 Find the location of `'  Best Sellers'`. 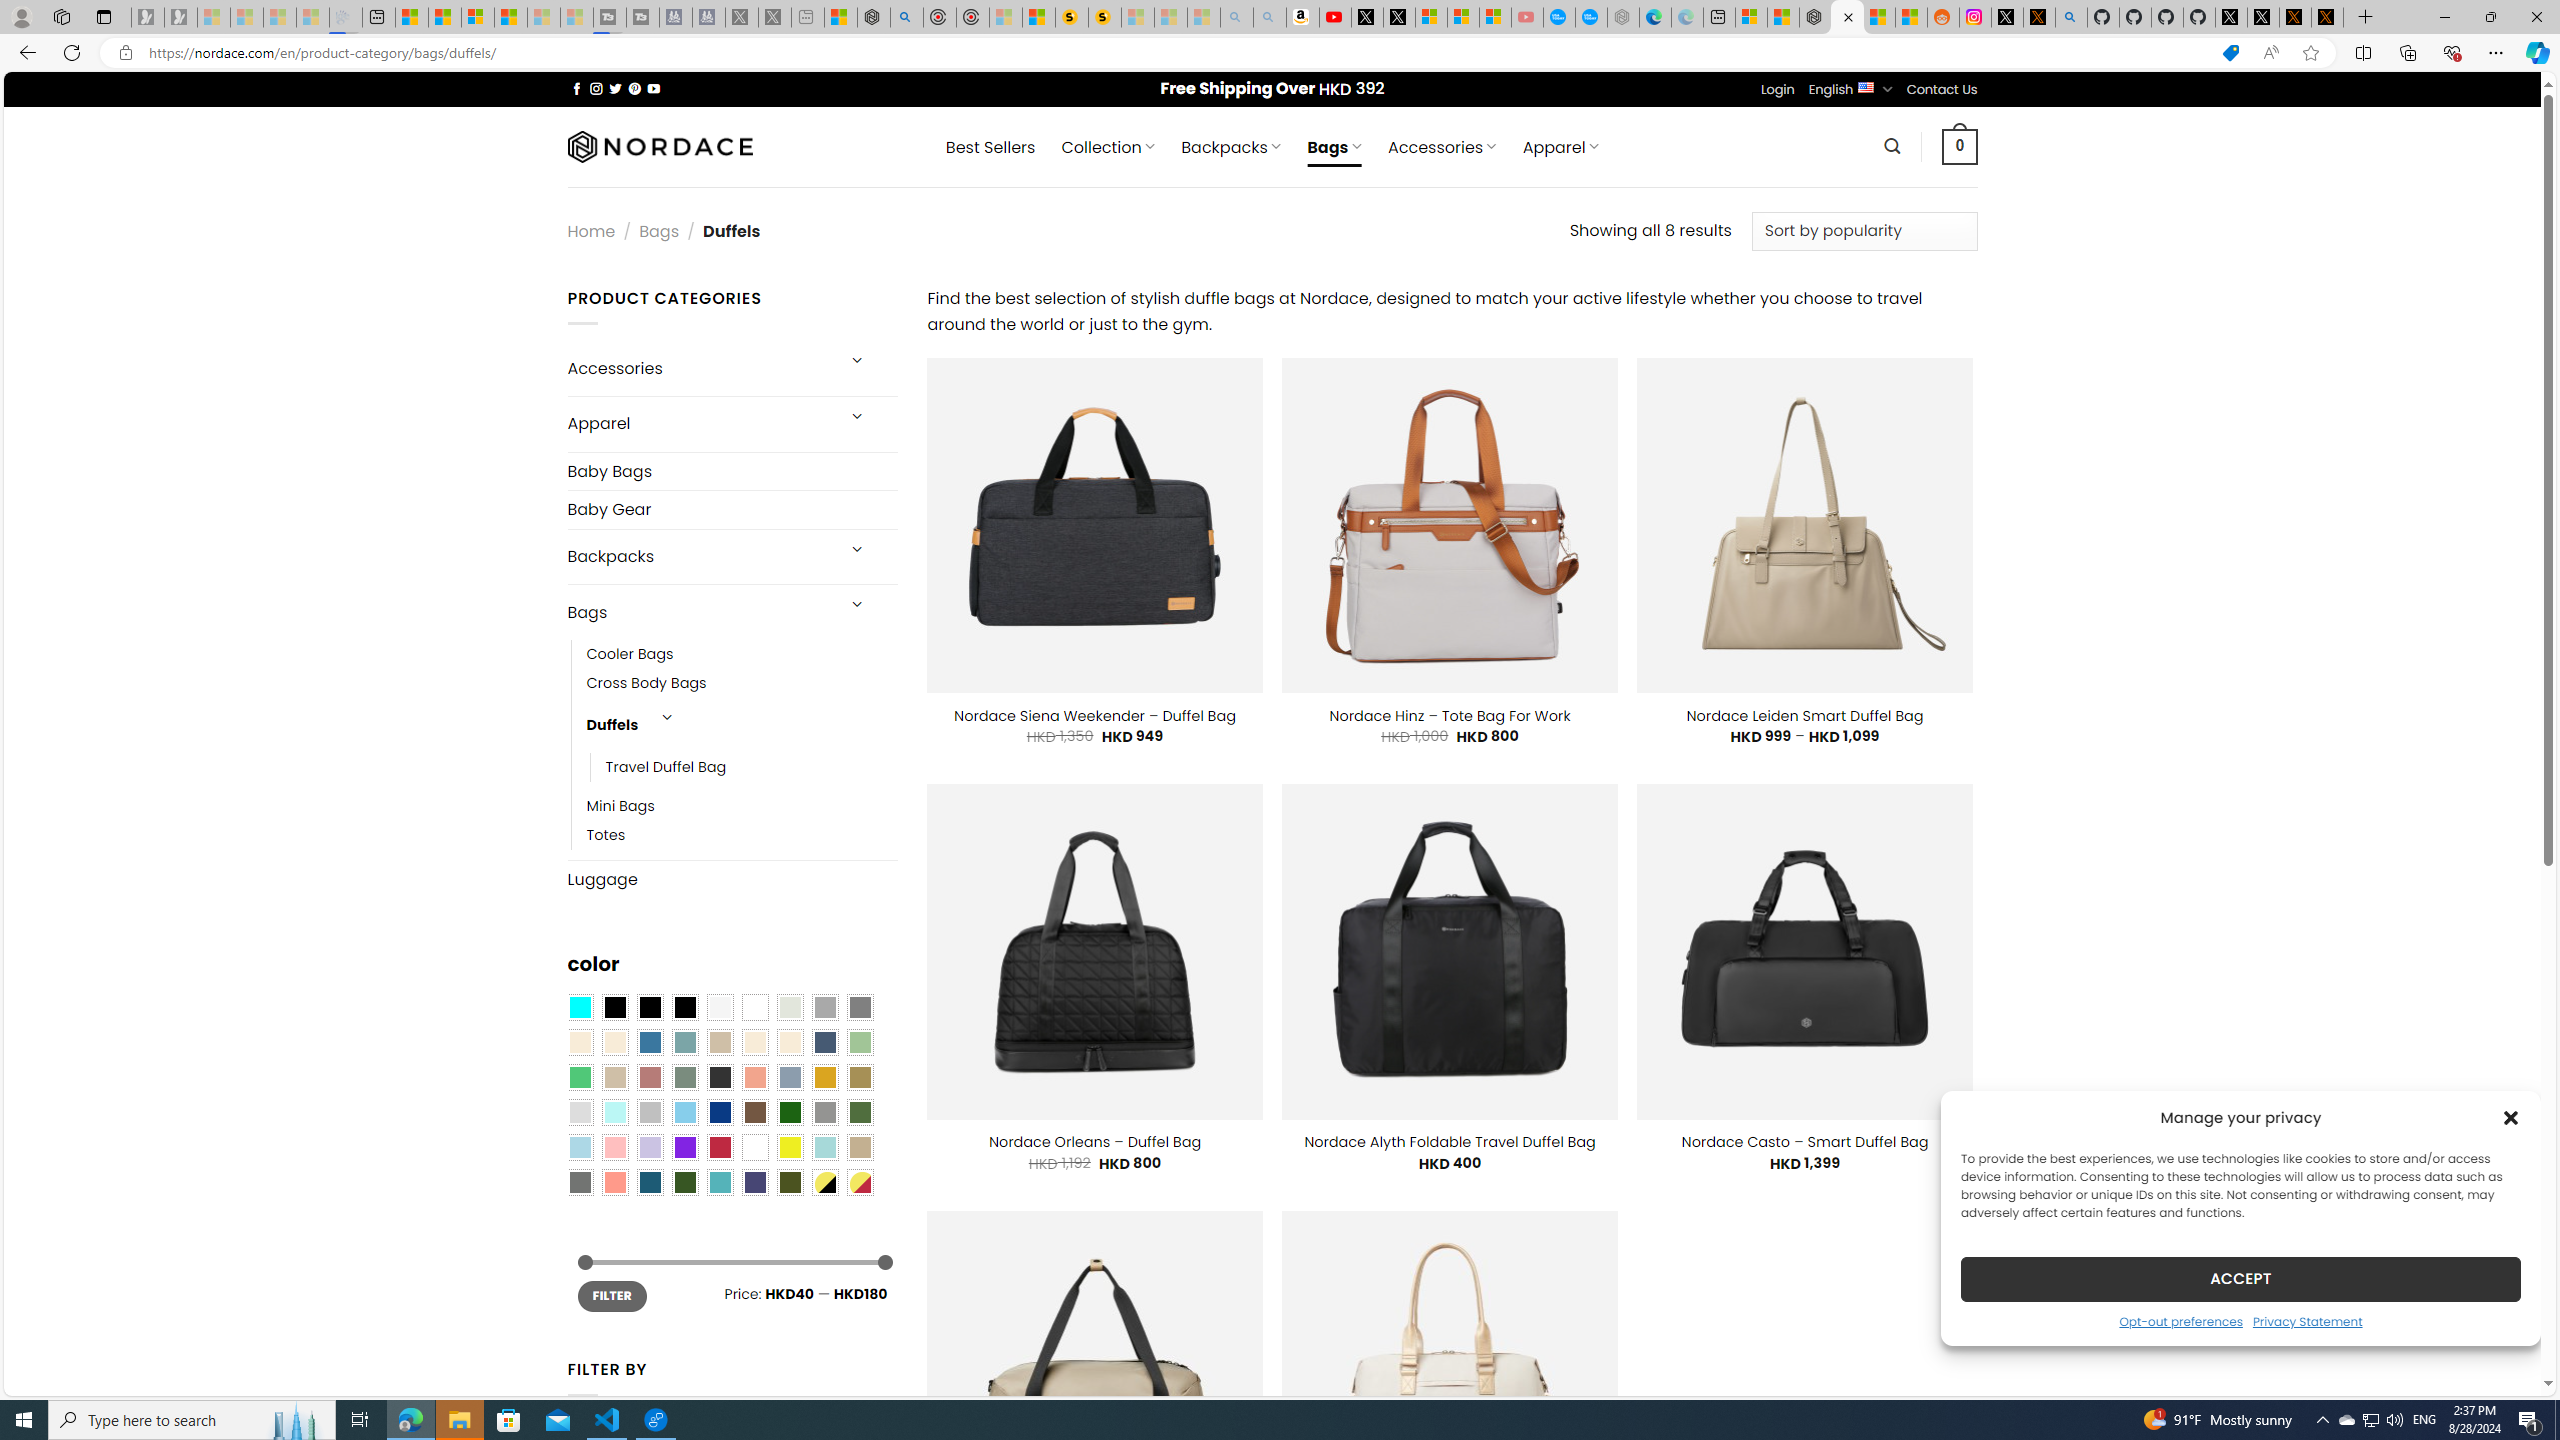

'  Best Sellers' is located at coordinates (990, 146).